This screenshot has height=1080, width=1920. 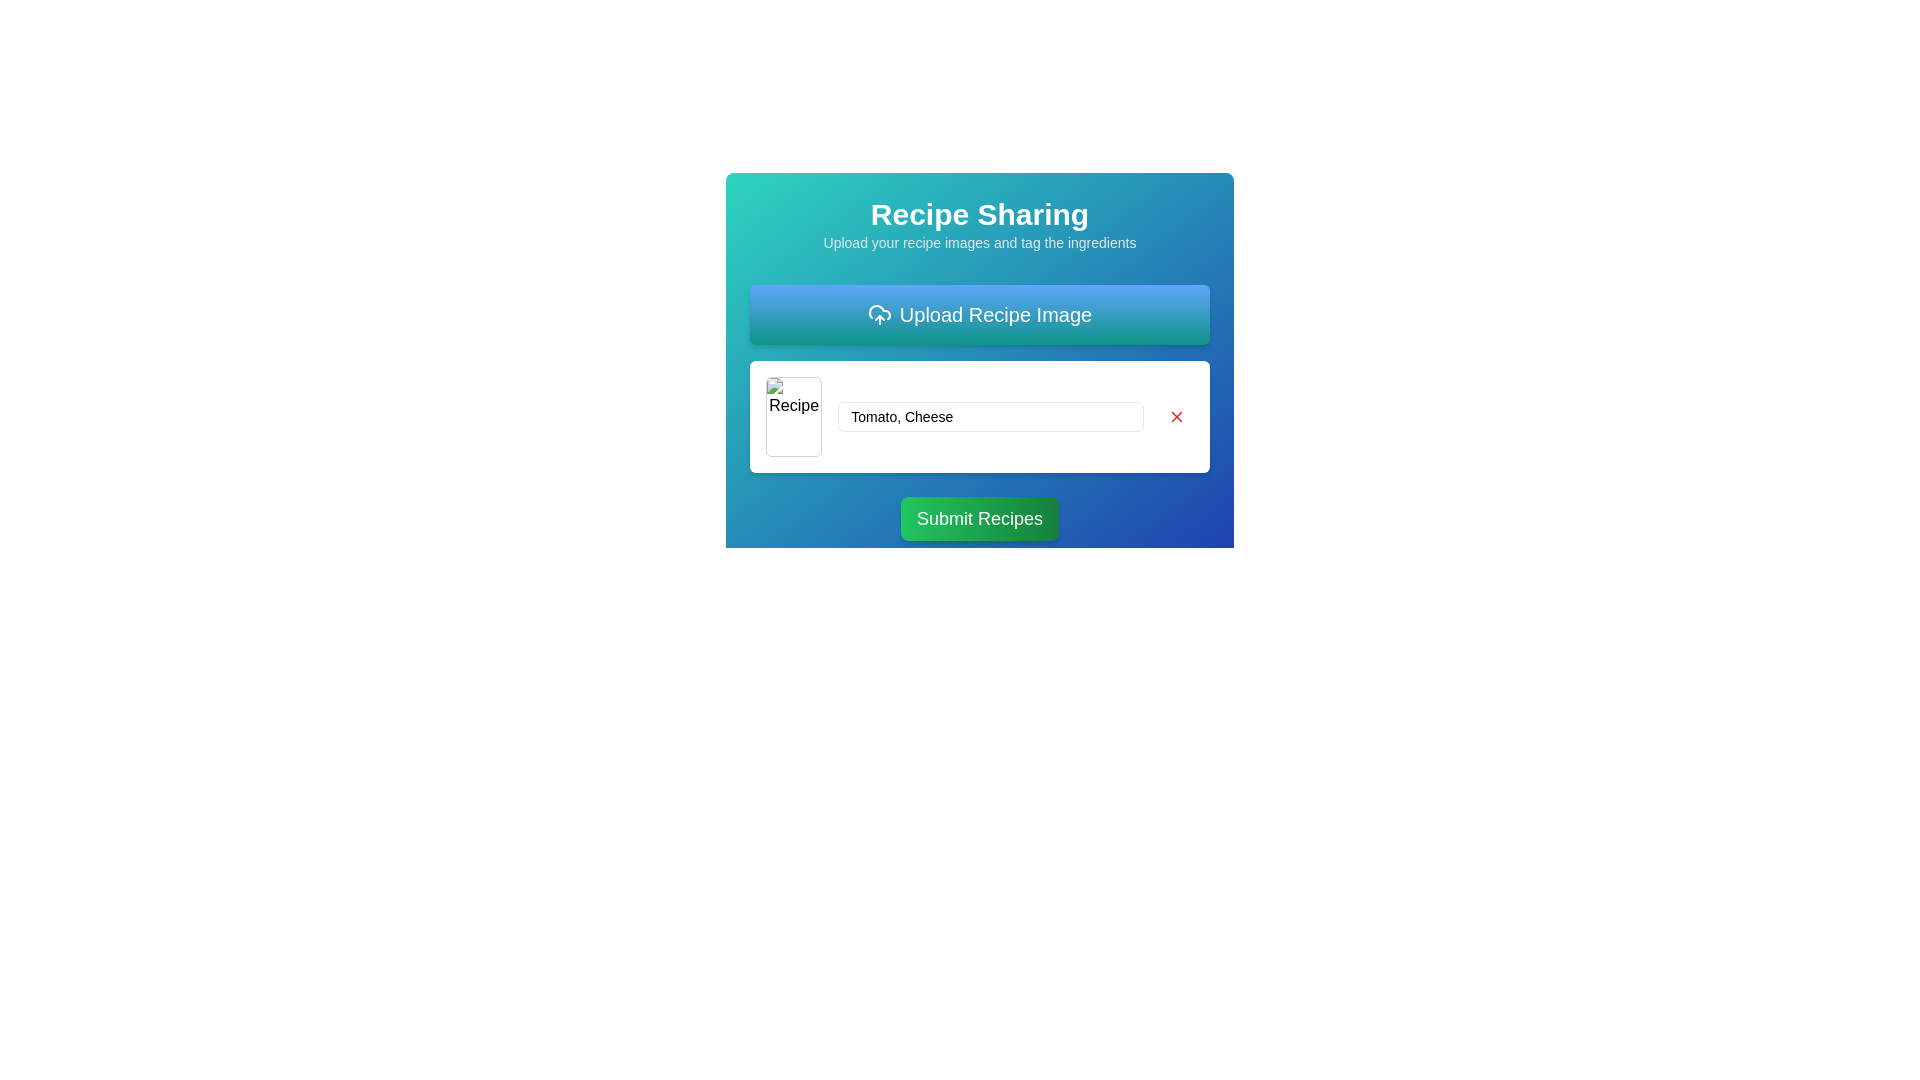 What do you see at coordinates (1176, 415) in the screenshot?
I see `the clear icon located to the far right of the input field labeled 'Tomato, Cheese' to clear its contents` at bounding box center [1176, 415].